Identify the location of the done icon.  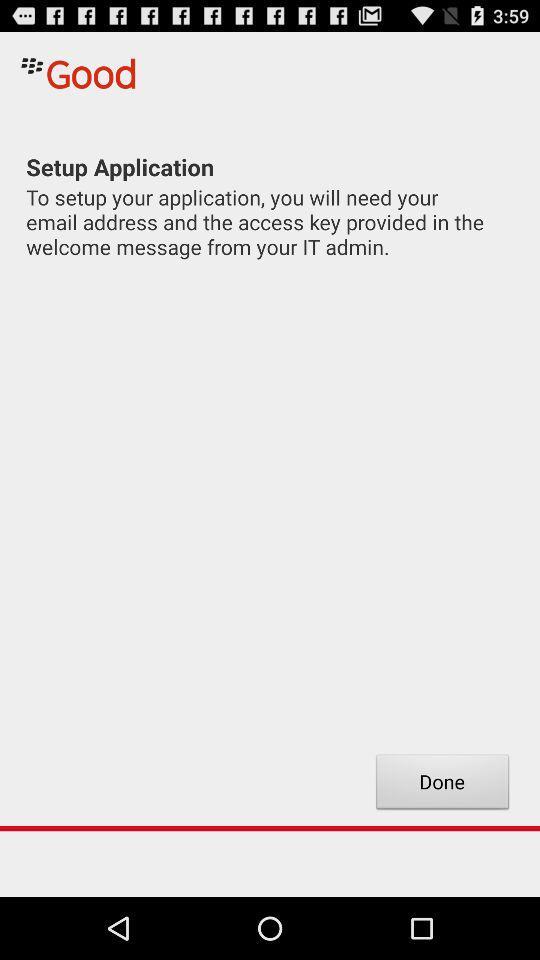
(442, 784).